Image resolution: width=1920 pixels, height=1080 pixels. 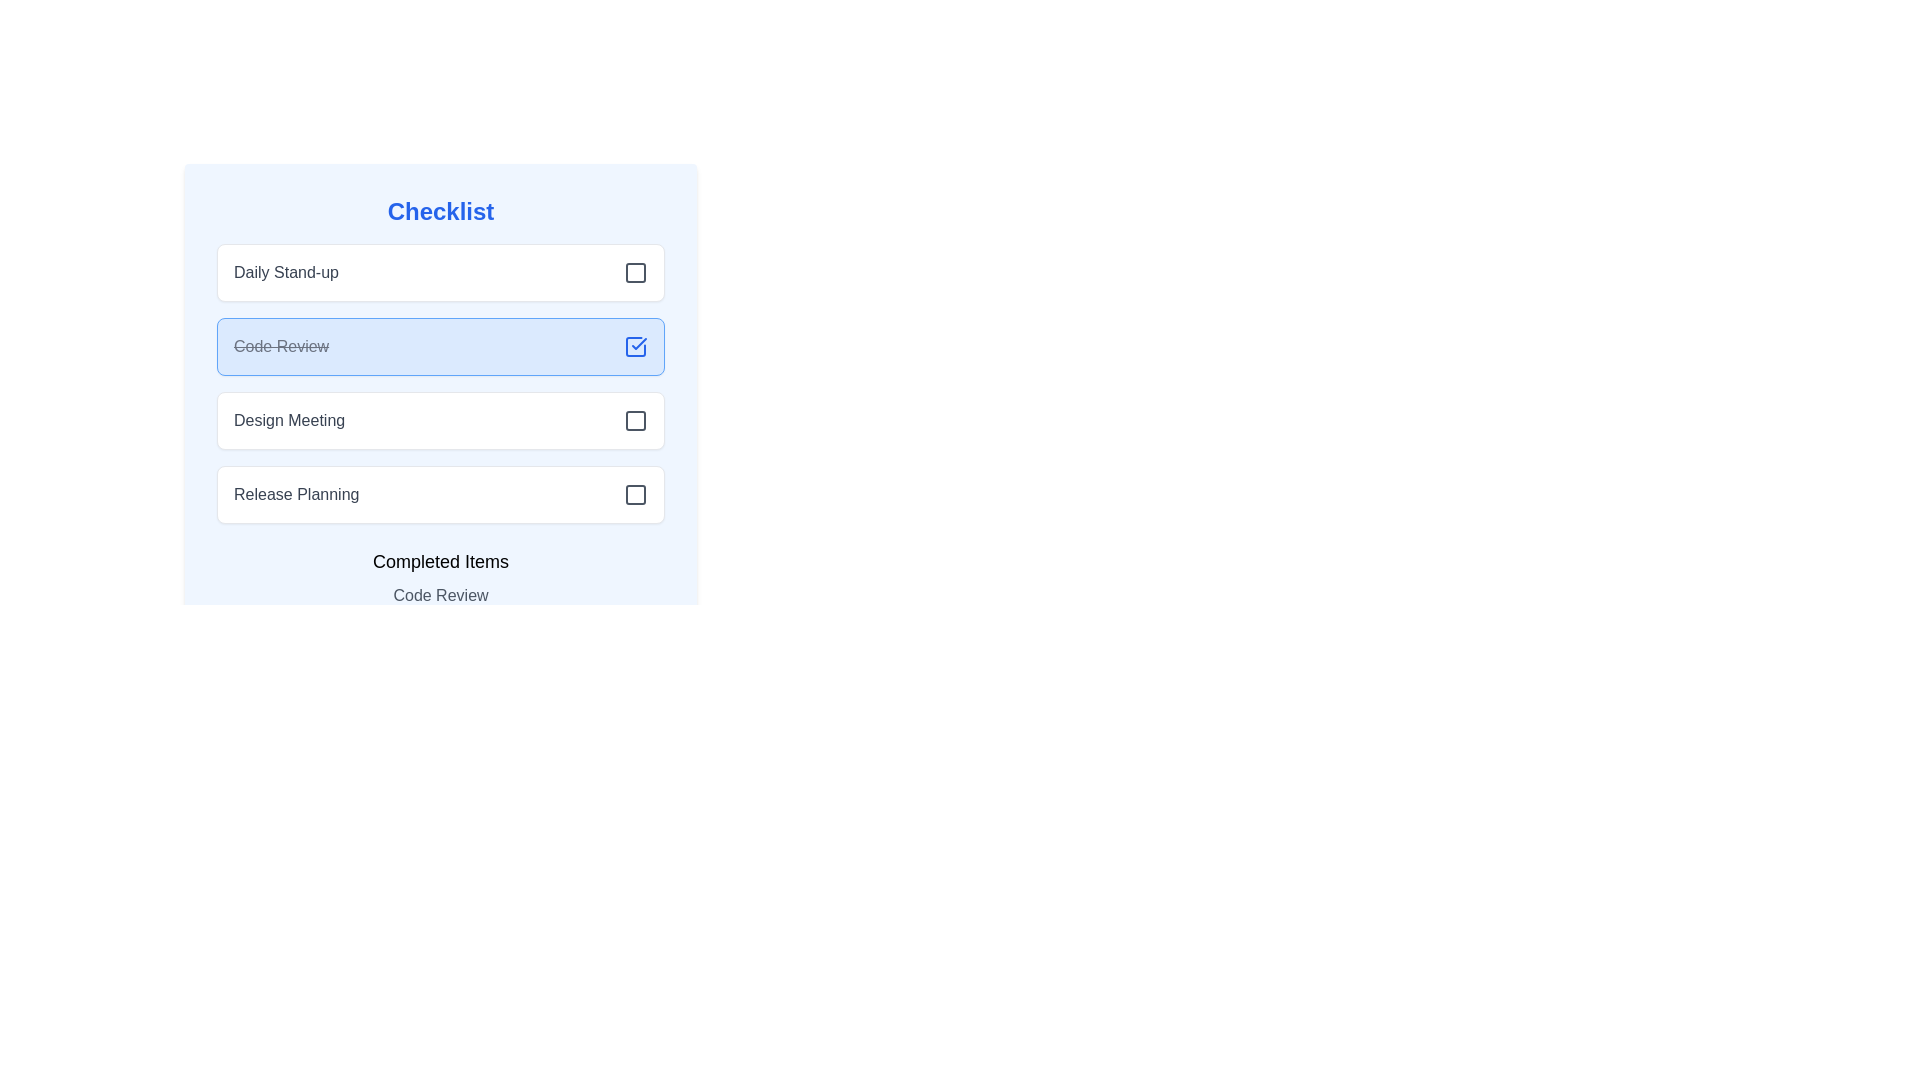 I want to click on the Button/Toggle indicator associated with marking the task 'Design Meeting' in the checklist, so click(x=634, y=419).